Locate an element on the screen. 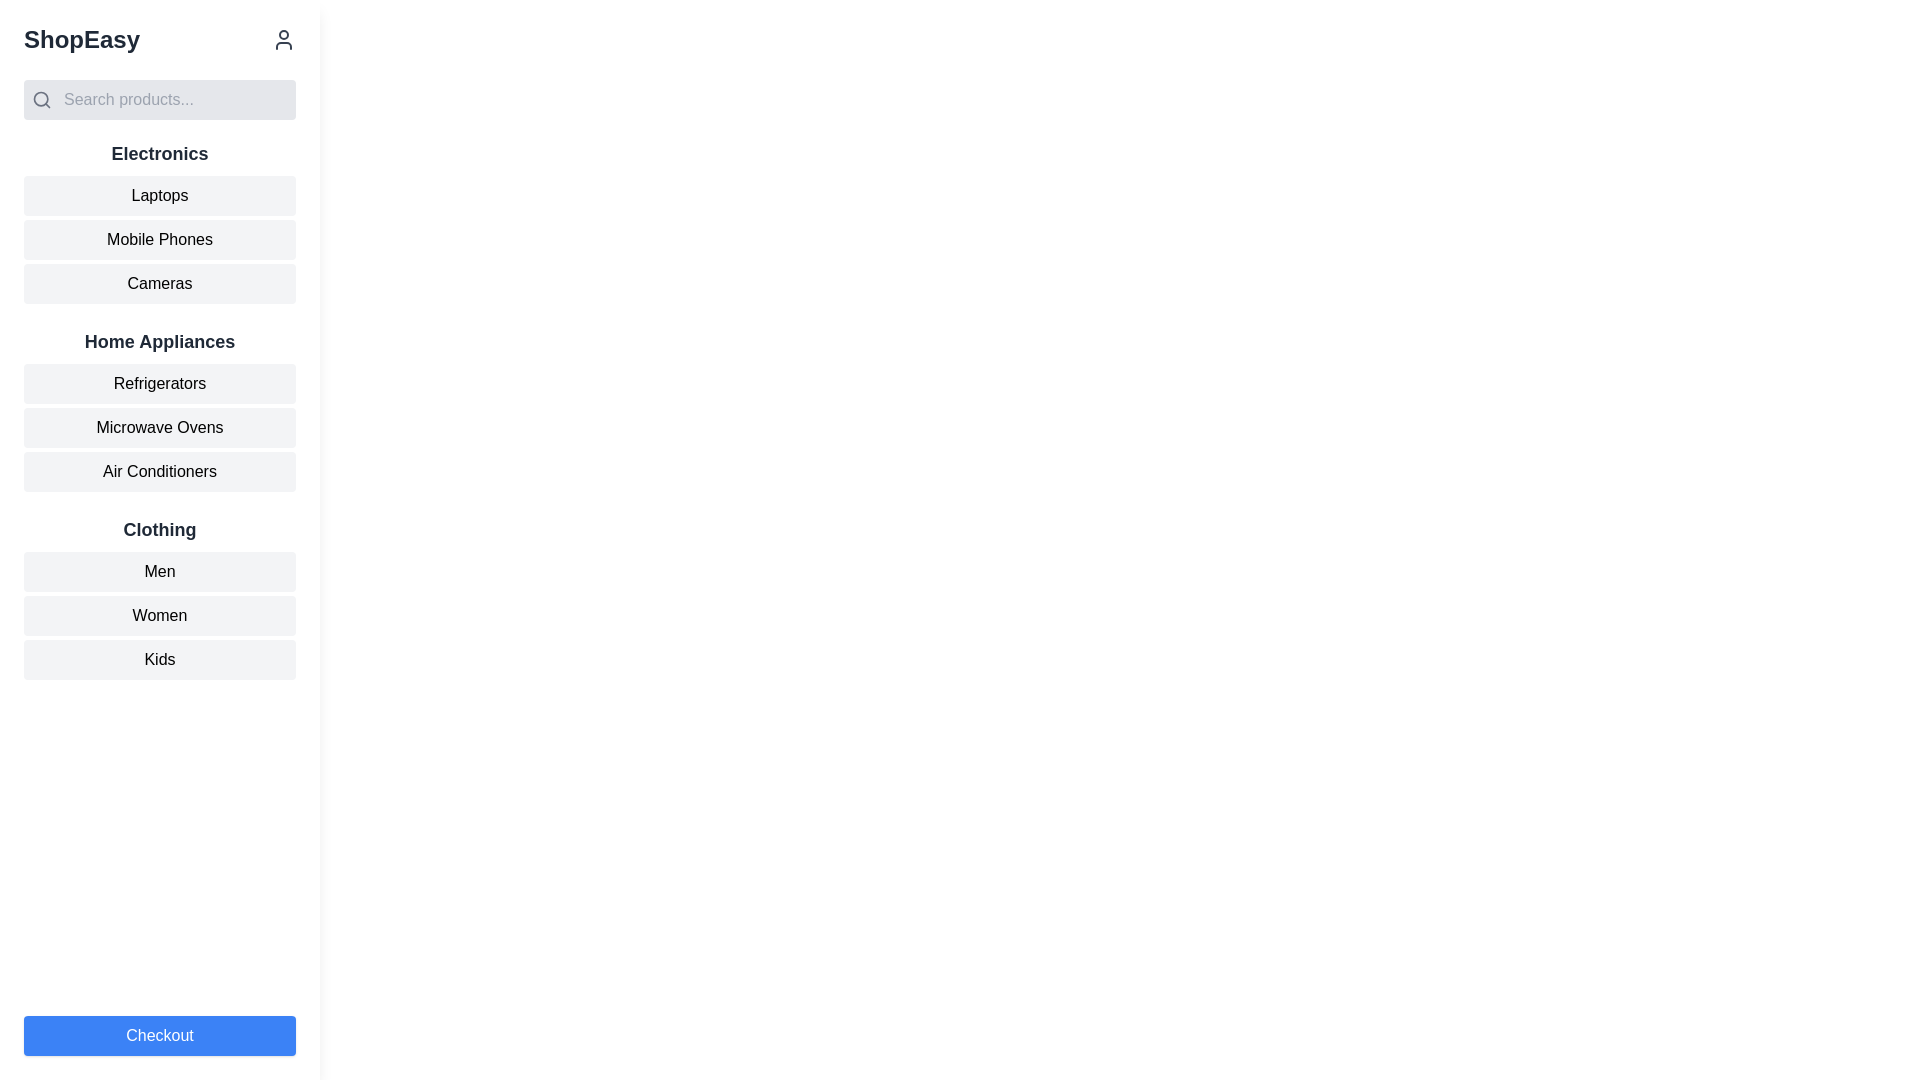 The image size is (1920, 1080). the 'Microwave Ovens' menu item, which is the second item in the 'Home Appliances' section is located at coordinates (158, 427).